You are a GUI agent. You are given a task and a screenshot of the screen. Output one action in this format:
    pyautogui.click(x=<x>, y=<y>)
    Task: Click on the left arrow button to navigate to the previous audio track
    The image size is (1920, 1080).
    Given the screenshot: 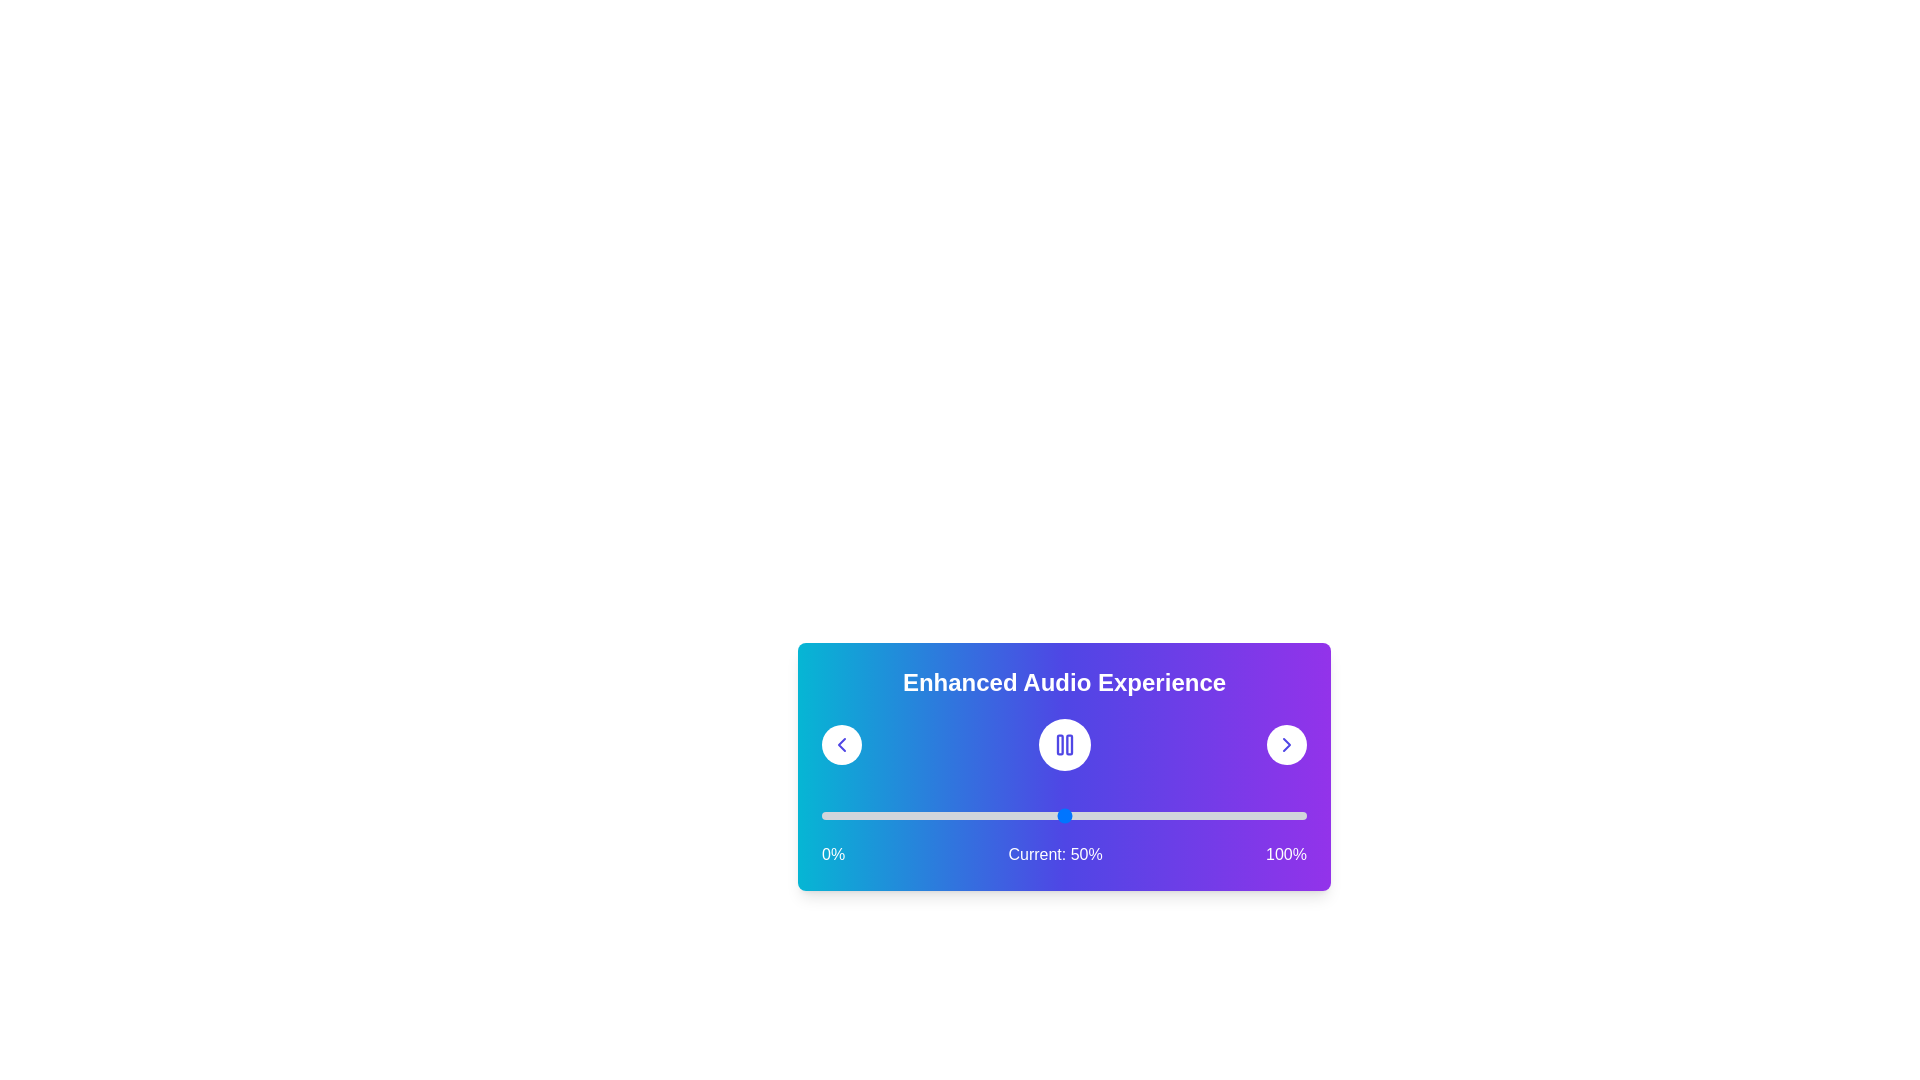 What is the action you would take?
    pyautogui.click(x=841, y=744)
    